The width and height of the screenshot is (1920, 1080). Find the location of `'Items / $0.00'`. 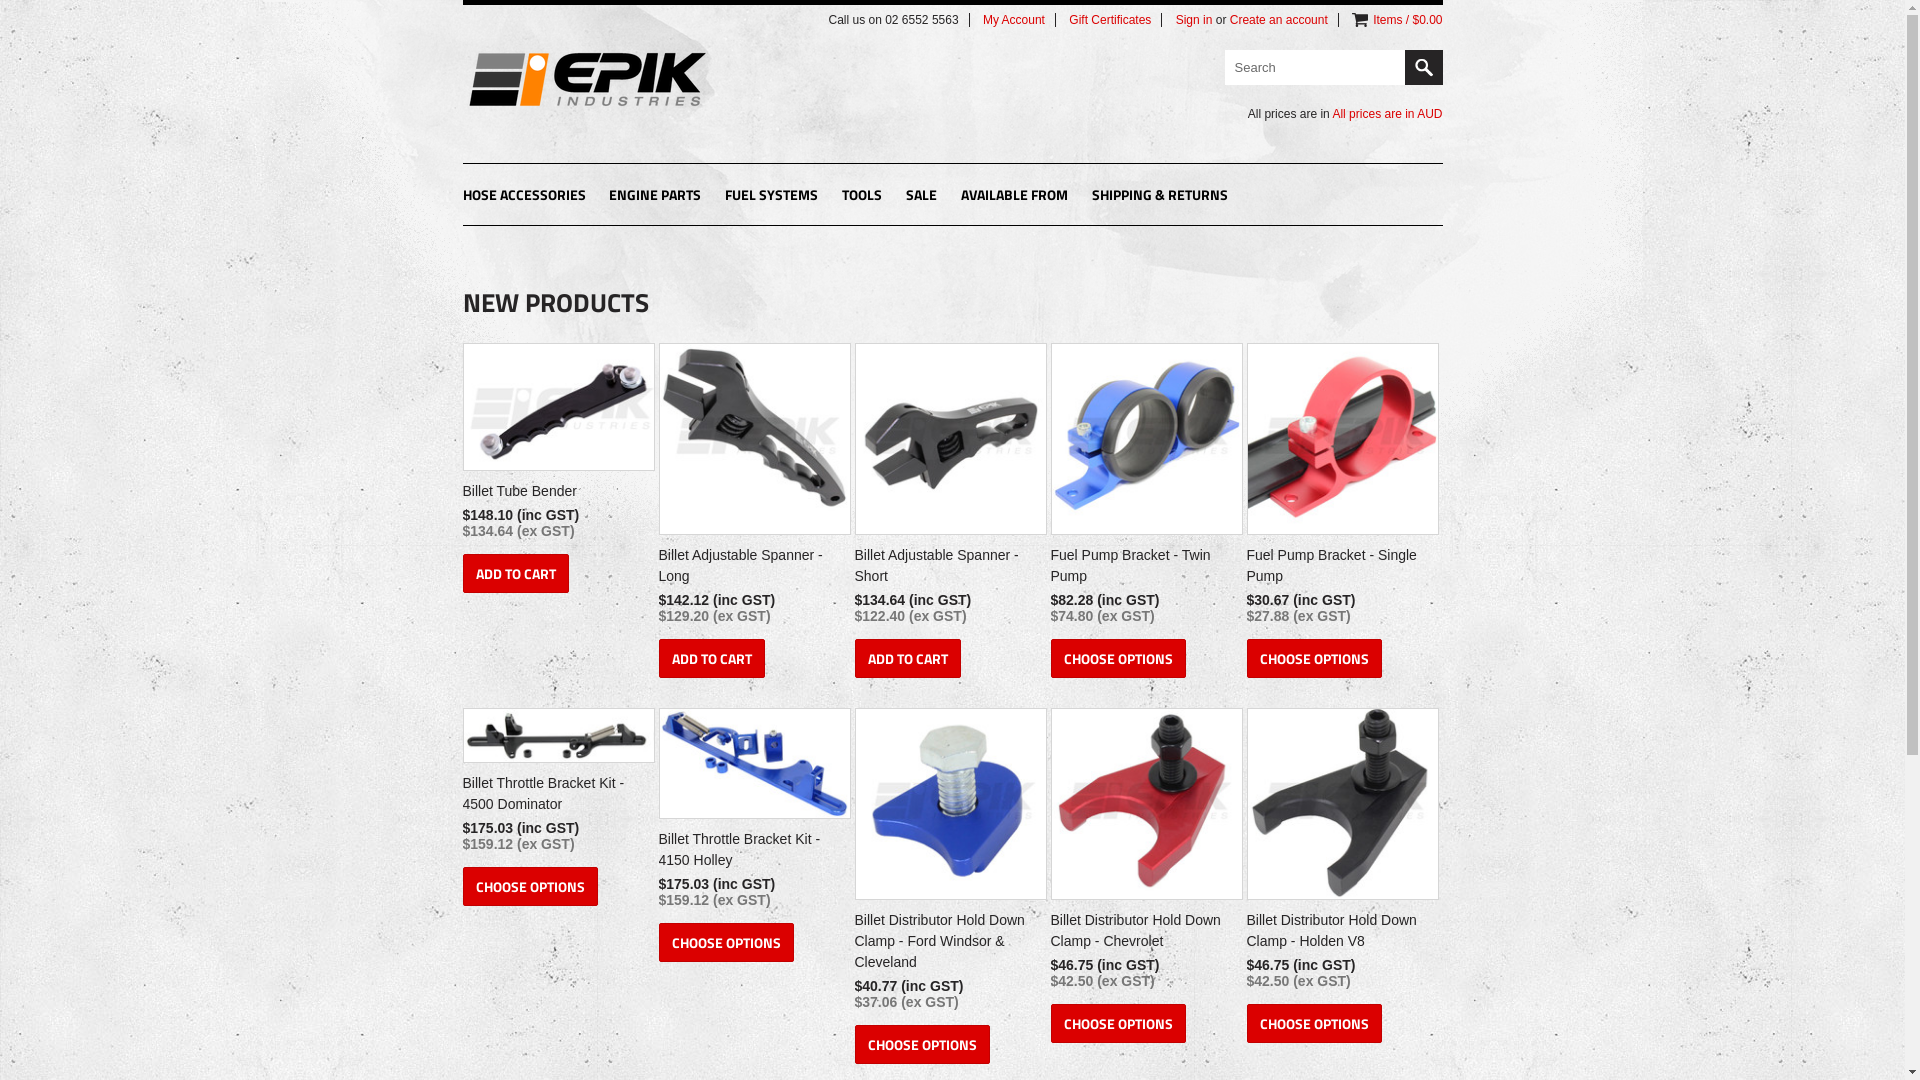

'Items / $0.00' is located at coordinates (1406, 19).